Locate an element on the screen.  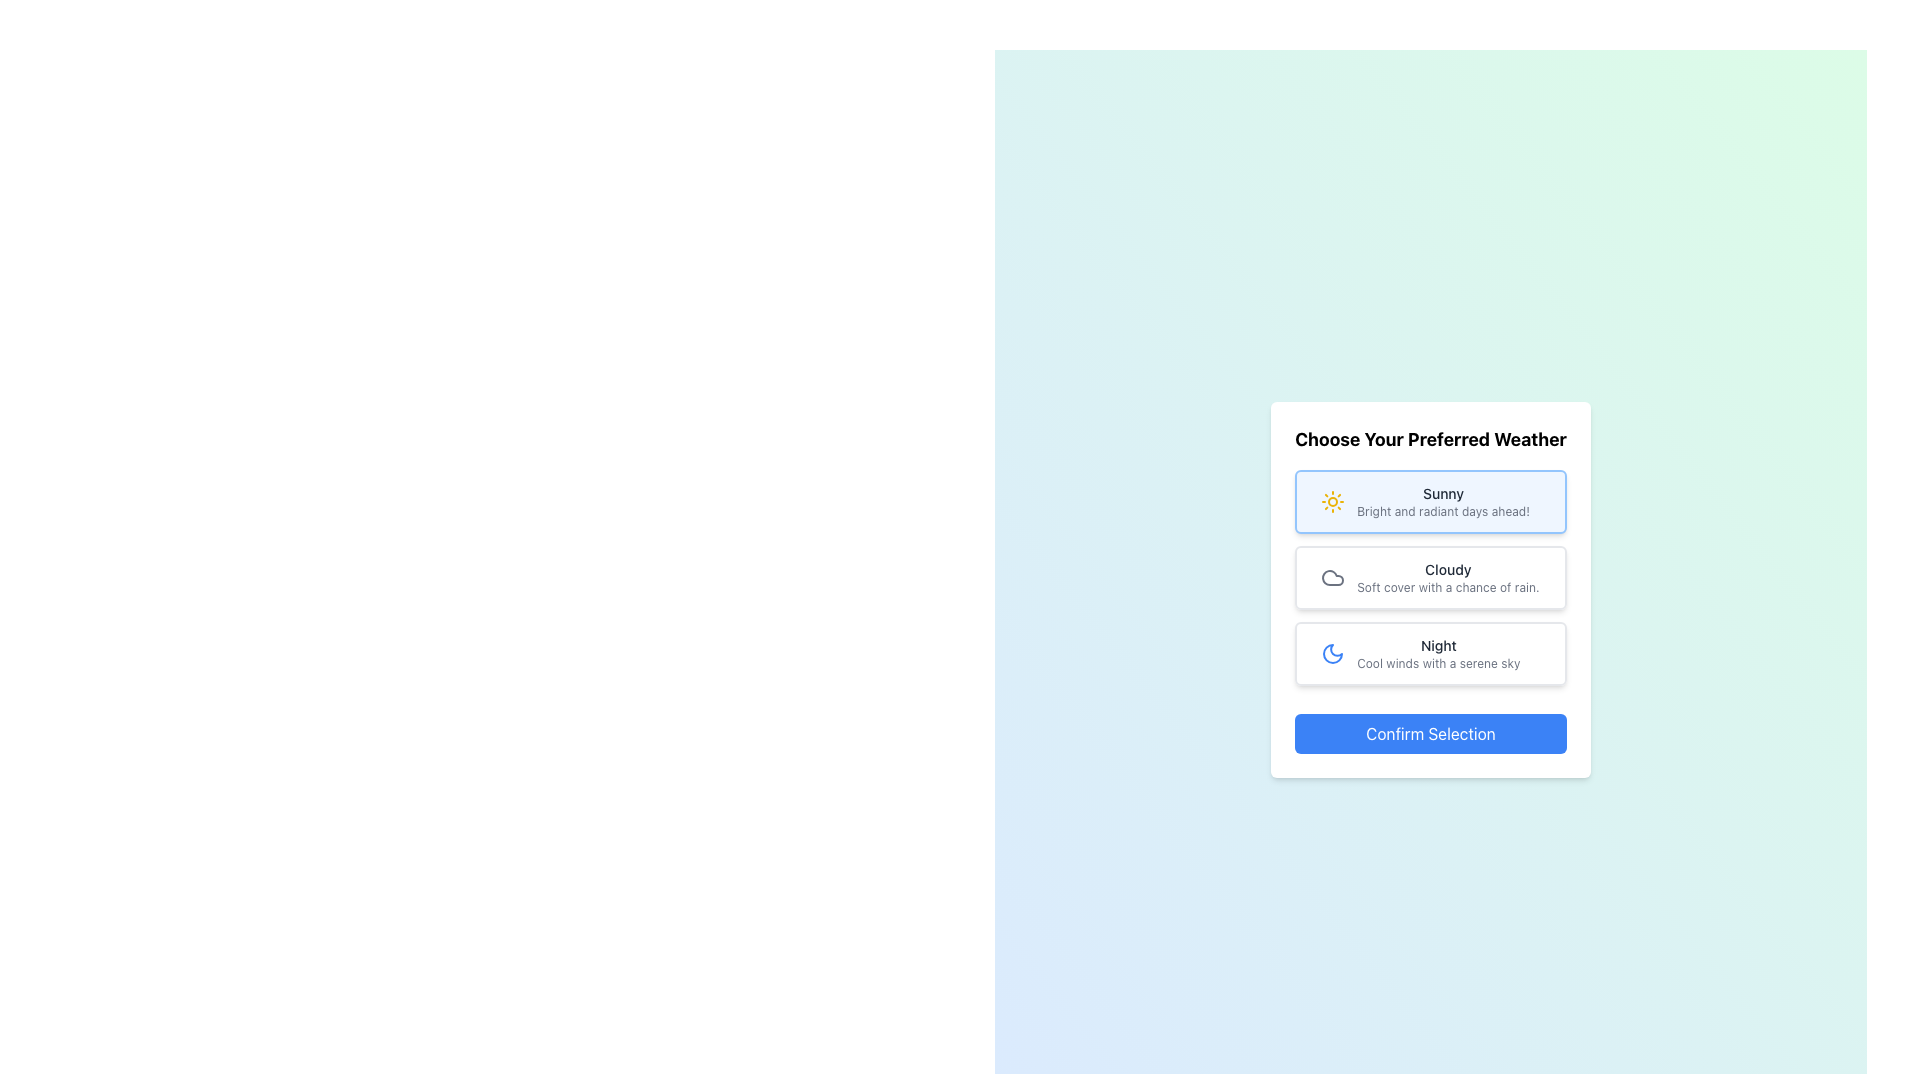
the 'Night' weather selection card title text label, which is positioned above the description 'Cool winds with a serene sky' in the structured layout of weather option cards is located at coordinates (1437, 645).